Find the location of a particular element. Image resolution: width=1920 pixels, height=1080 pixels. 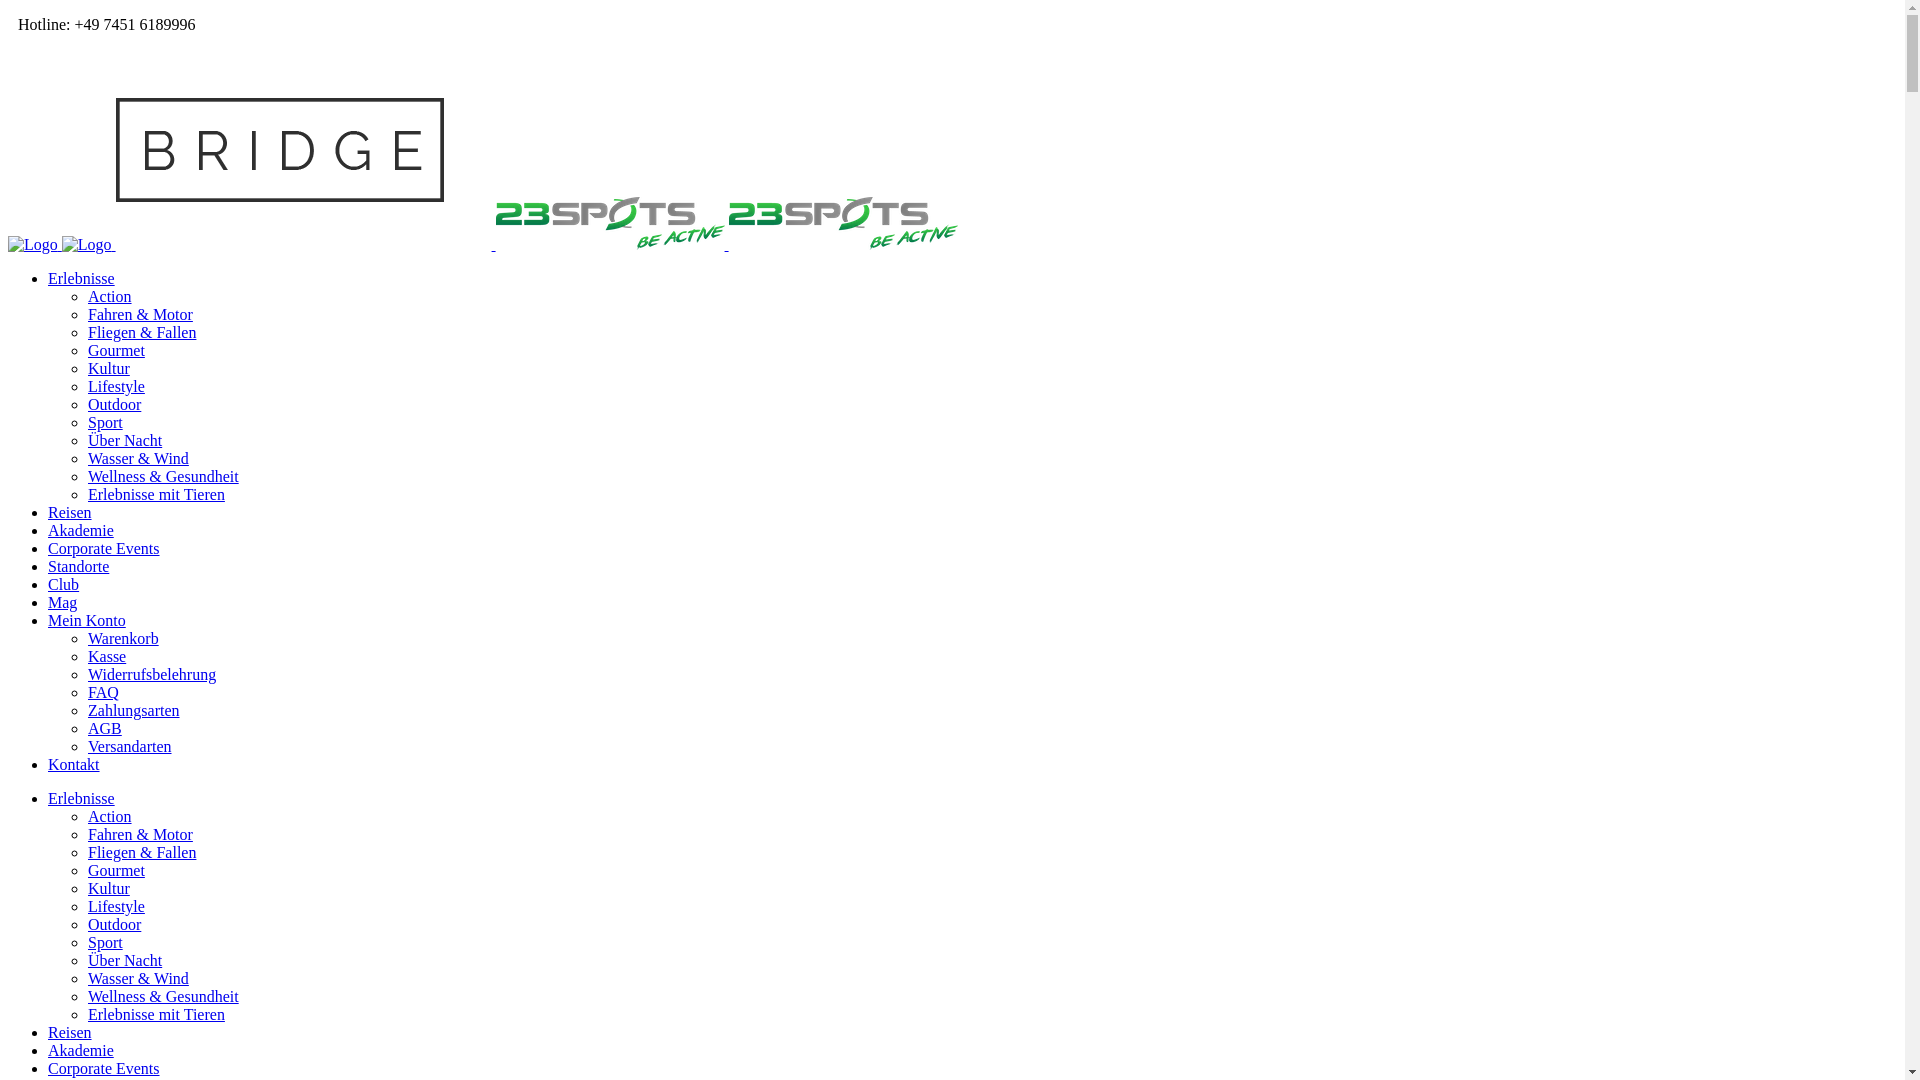

'AGB' is located at coordinates (104, 728).